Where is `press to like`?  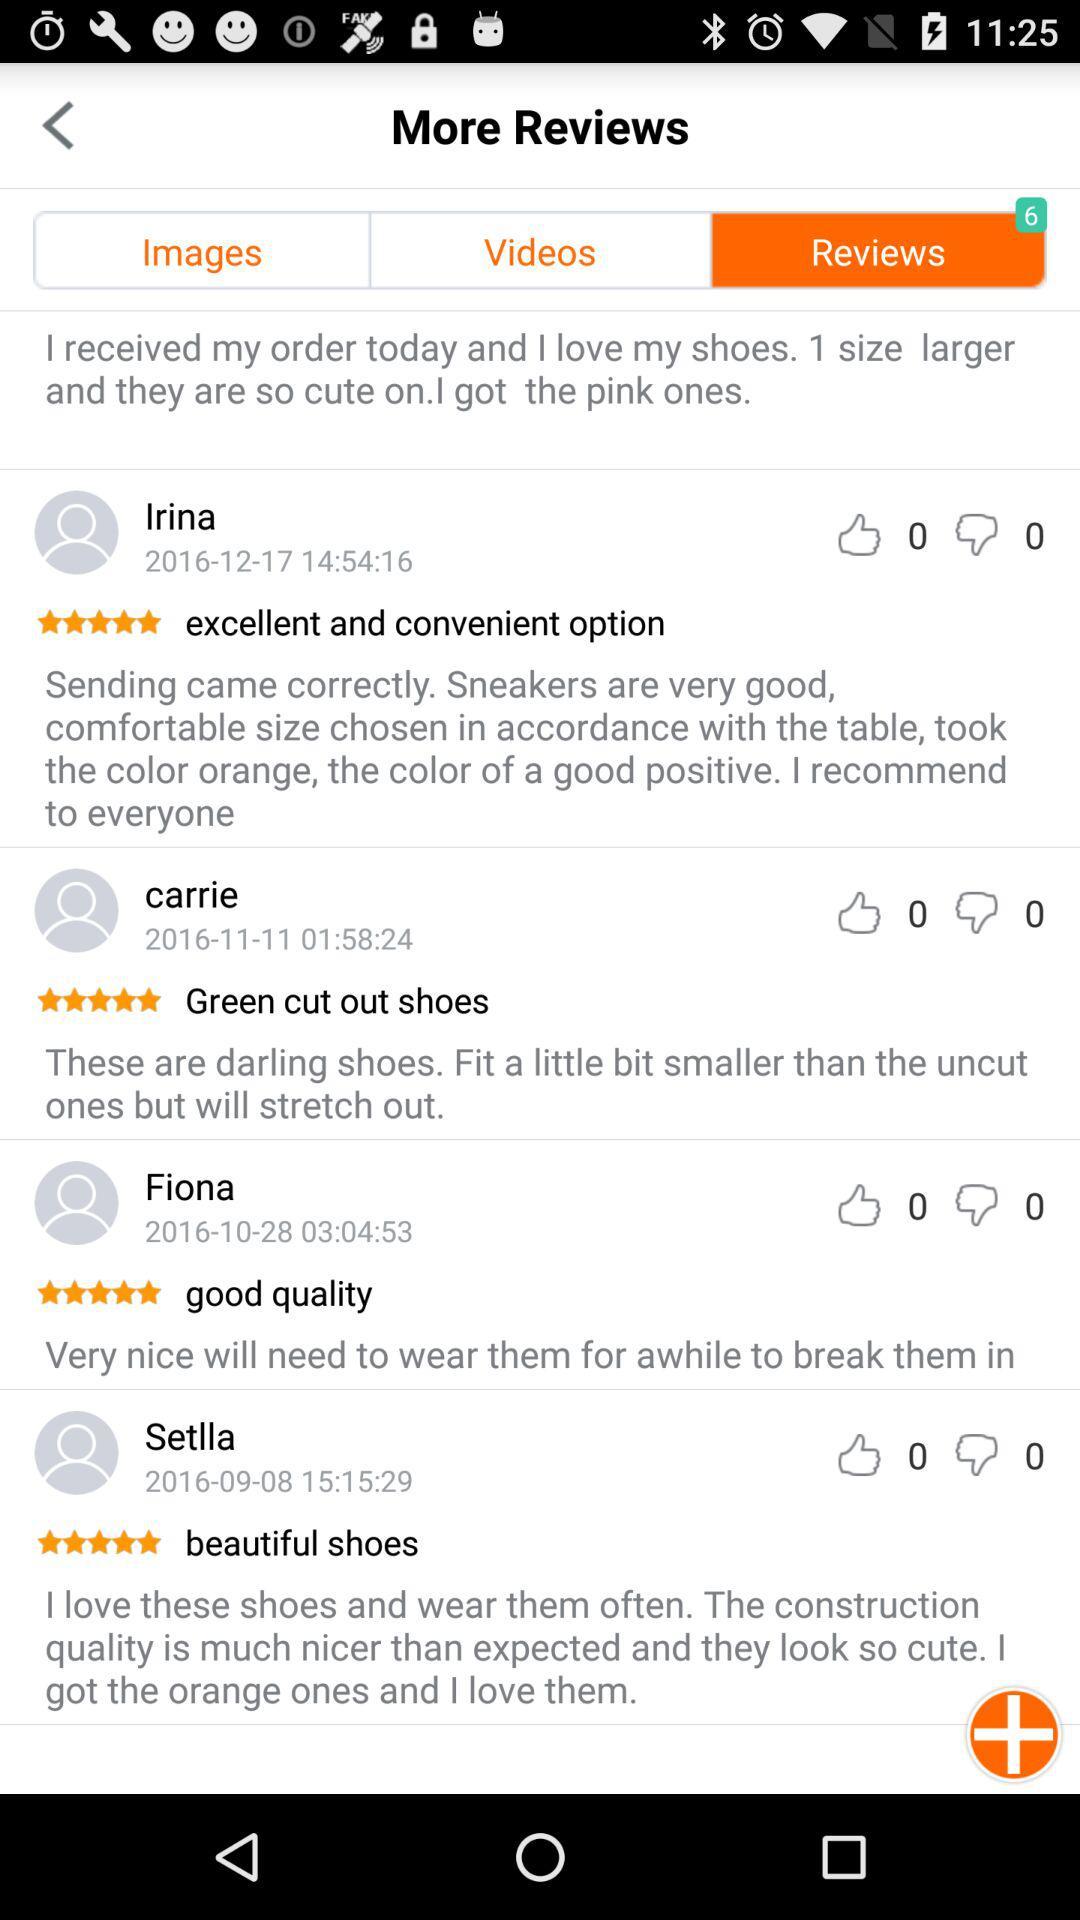 press to like is located at coordinates (858, 1454).